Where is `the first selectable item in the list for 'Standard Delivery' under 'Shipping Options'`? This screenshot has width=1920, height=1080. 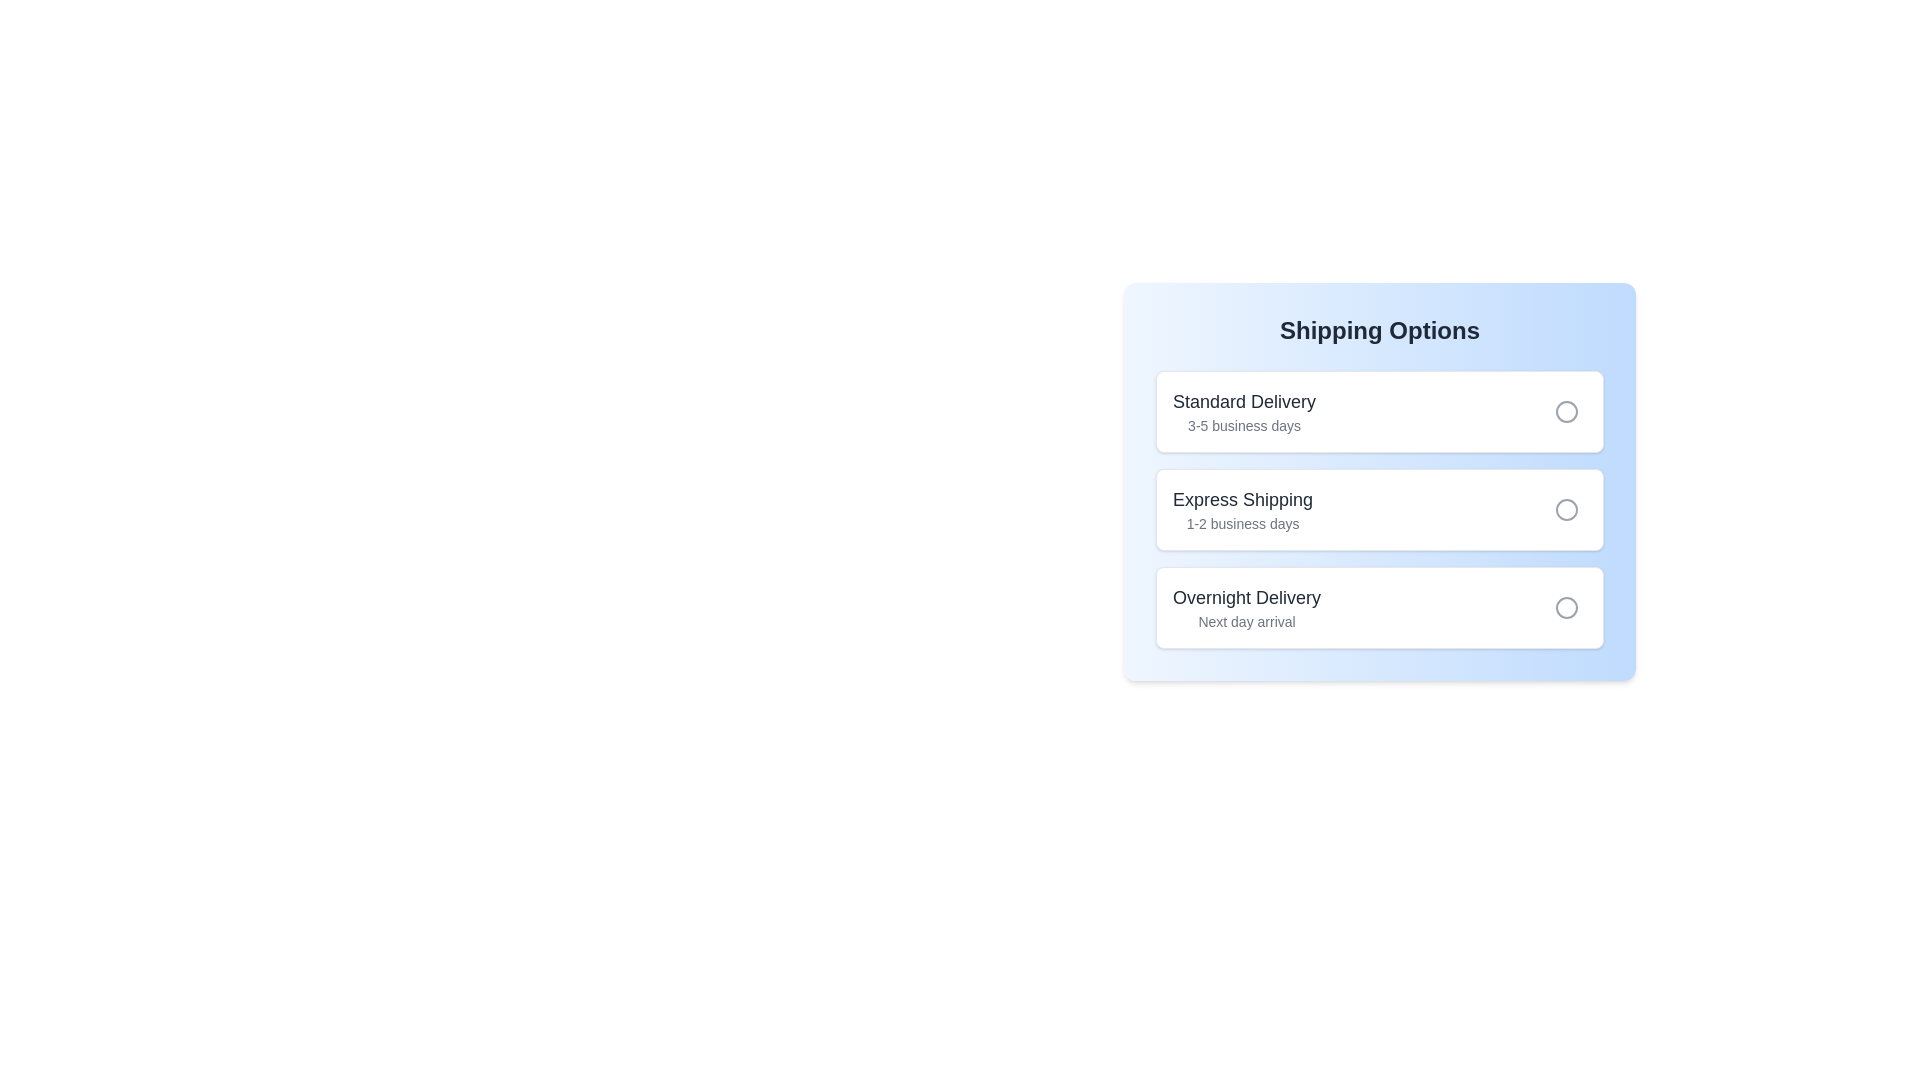 the first selectable item in the list for 'Standard Delivery' under 'Shipping Options' is located at coordinates (1379, 411).